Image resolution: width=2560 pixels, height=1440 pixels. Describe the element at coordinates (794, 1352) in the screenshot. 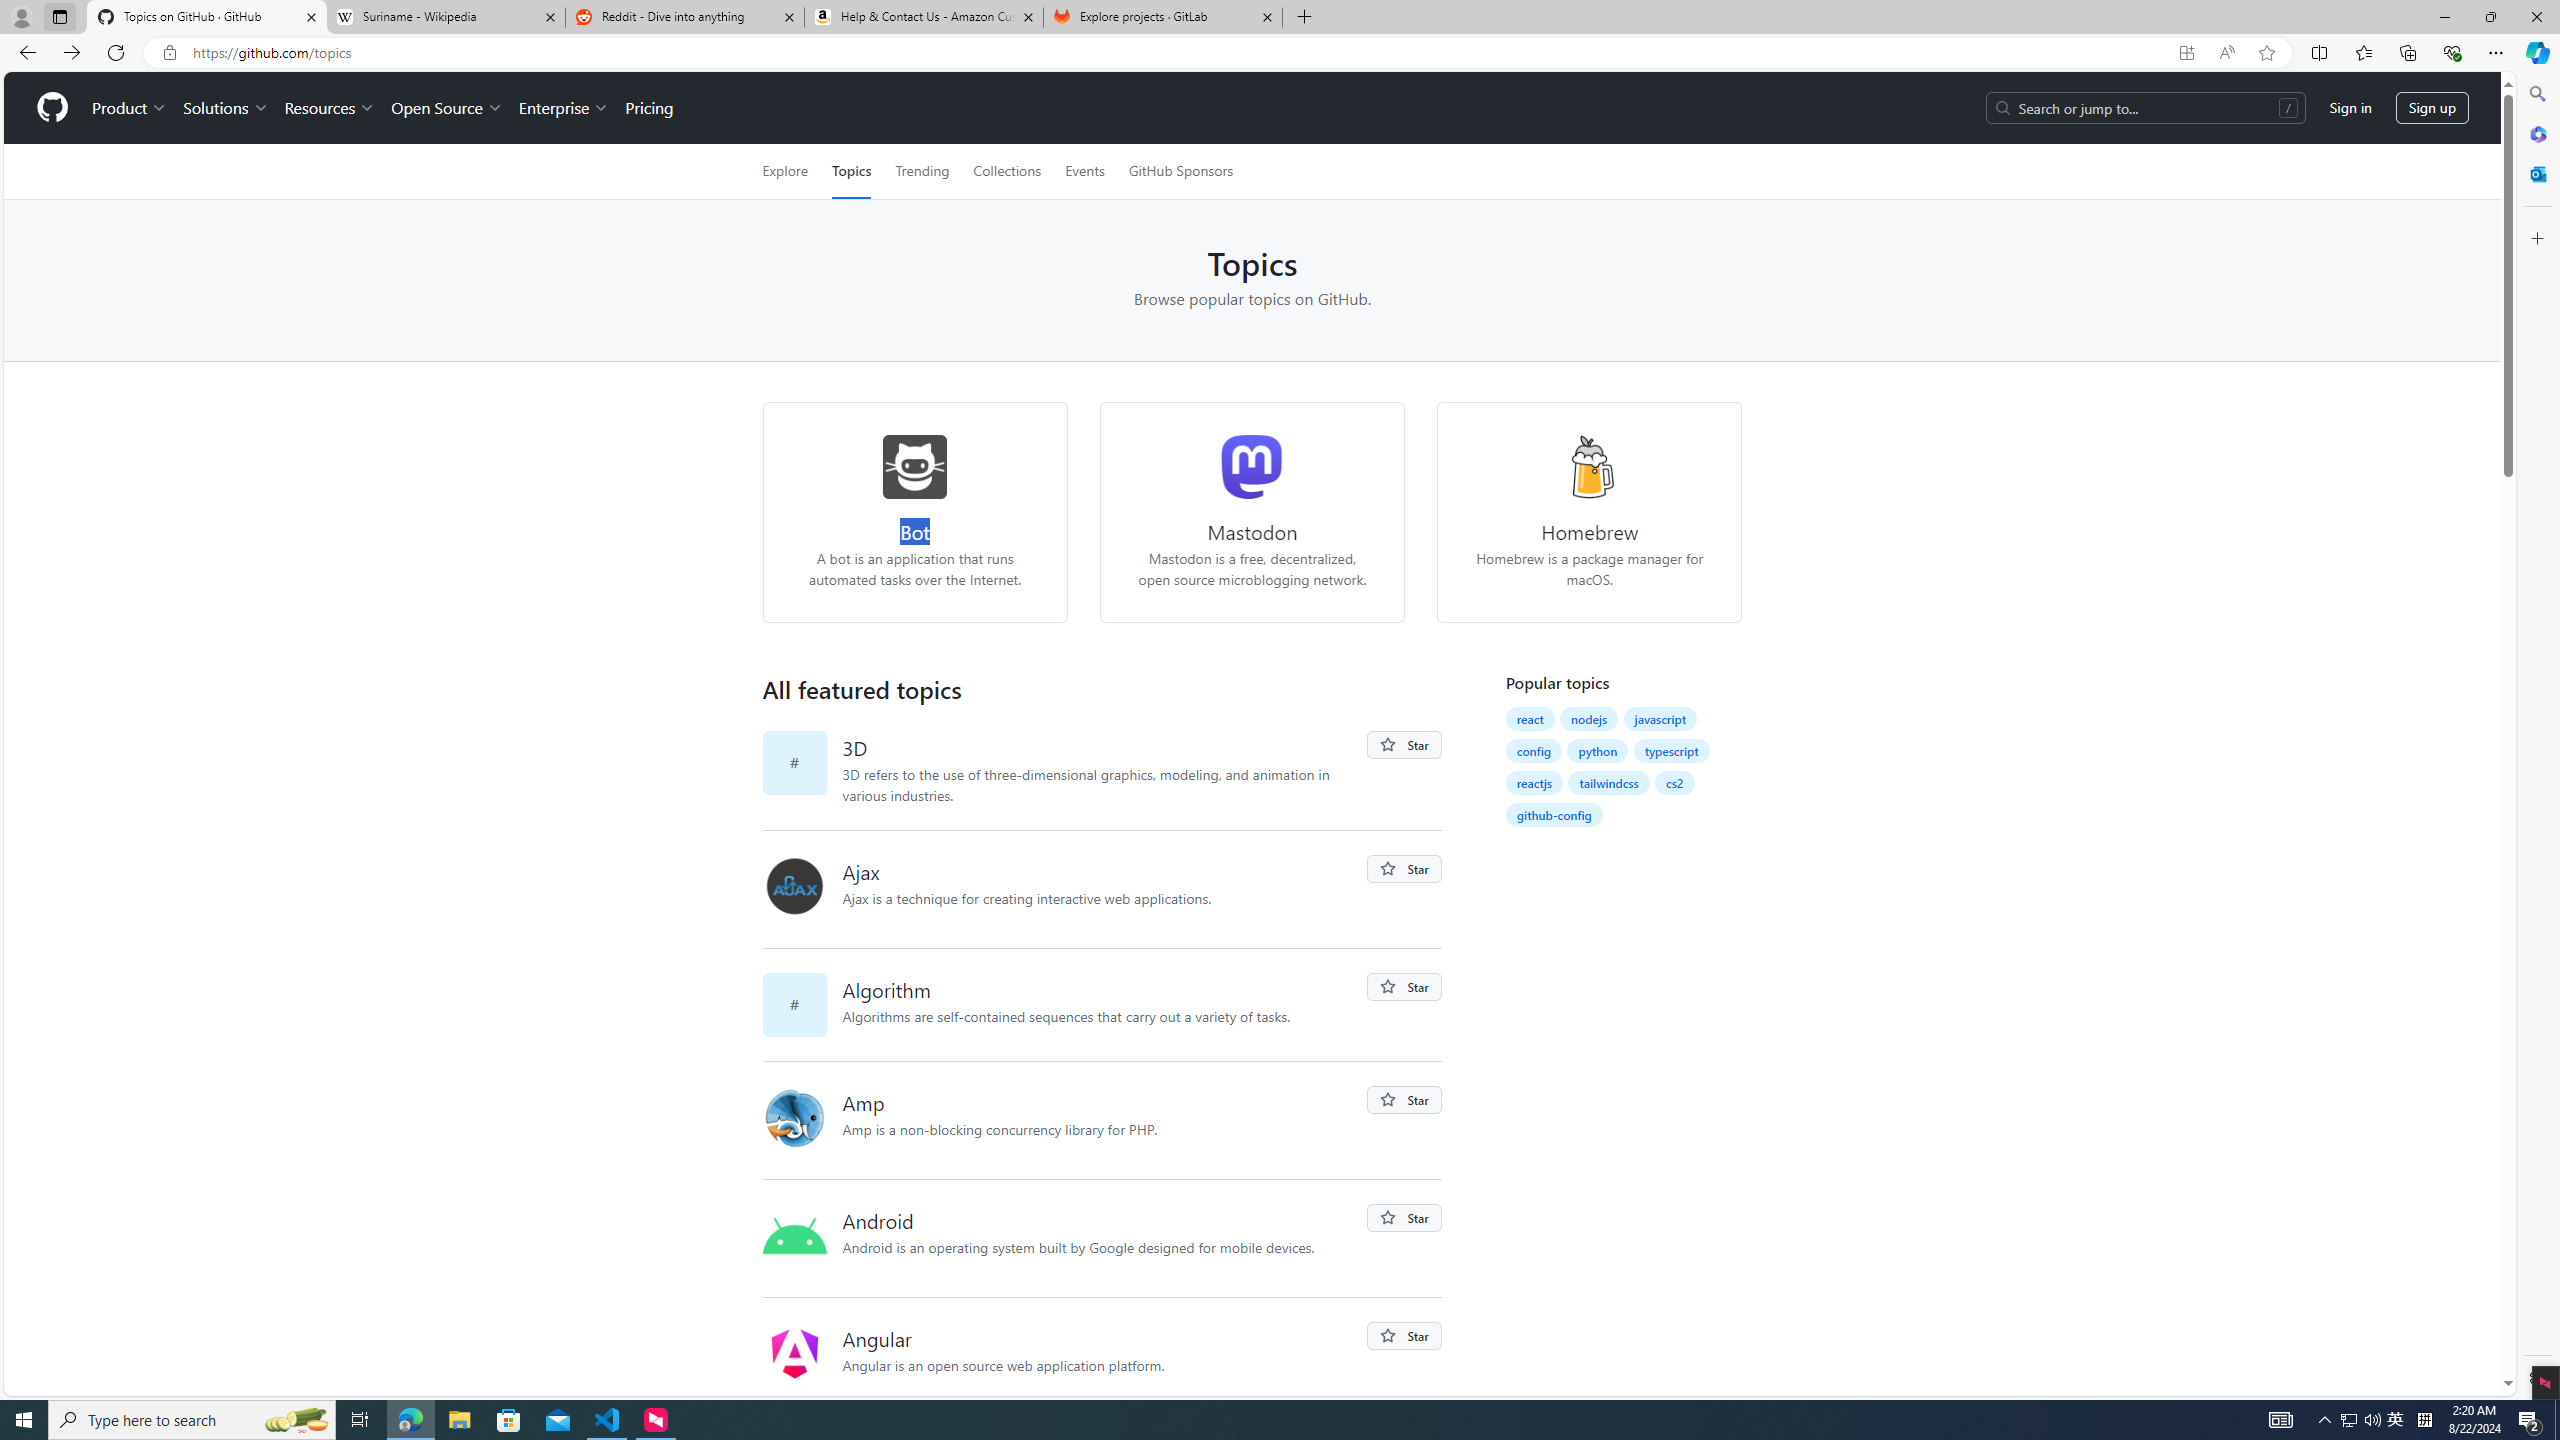

I see `'angular'` at that location.